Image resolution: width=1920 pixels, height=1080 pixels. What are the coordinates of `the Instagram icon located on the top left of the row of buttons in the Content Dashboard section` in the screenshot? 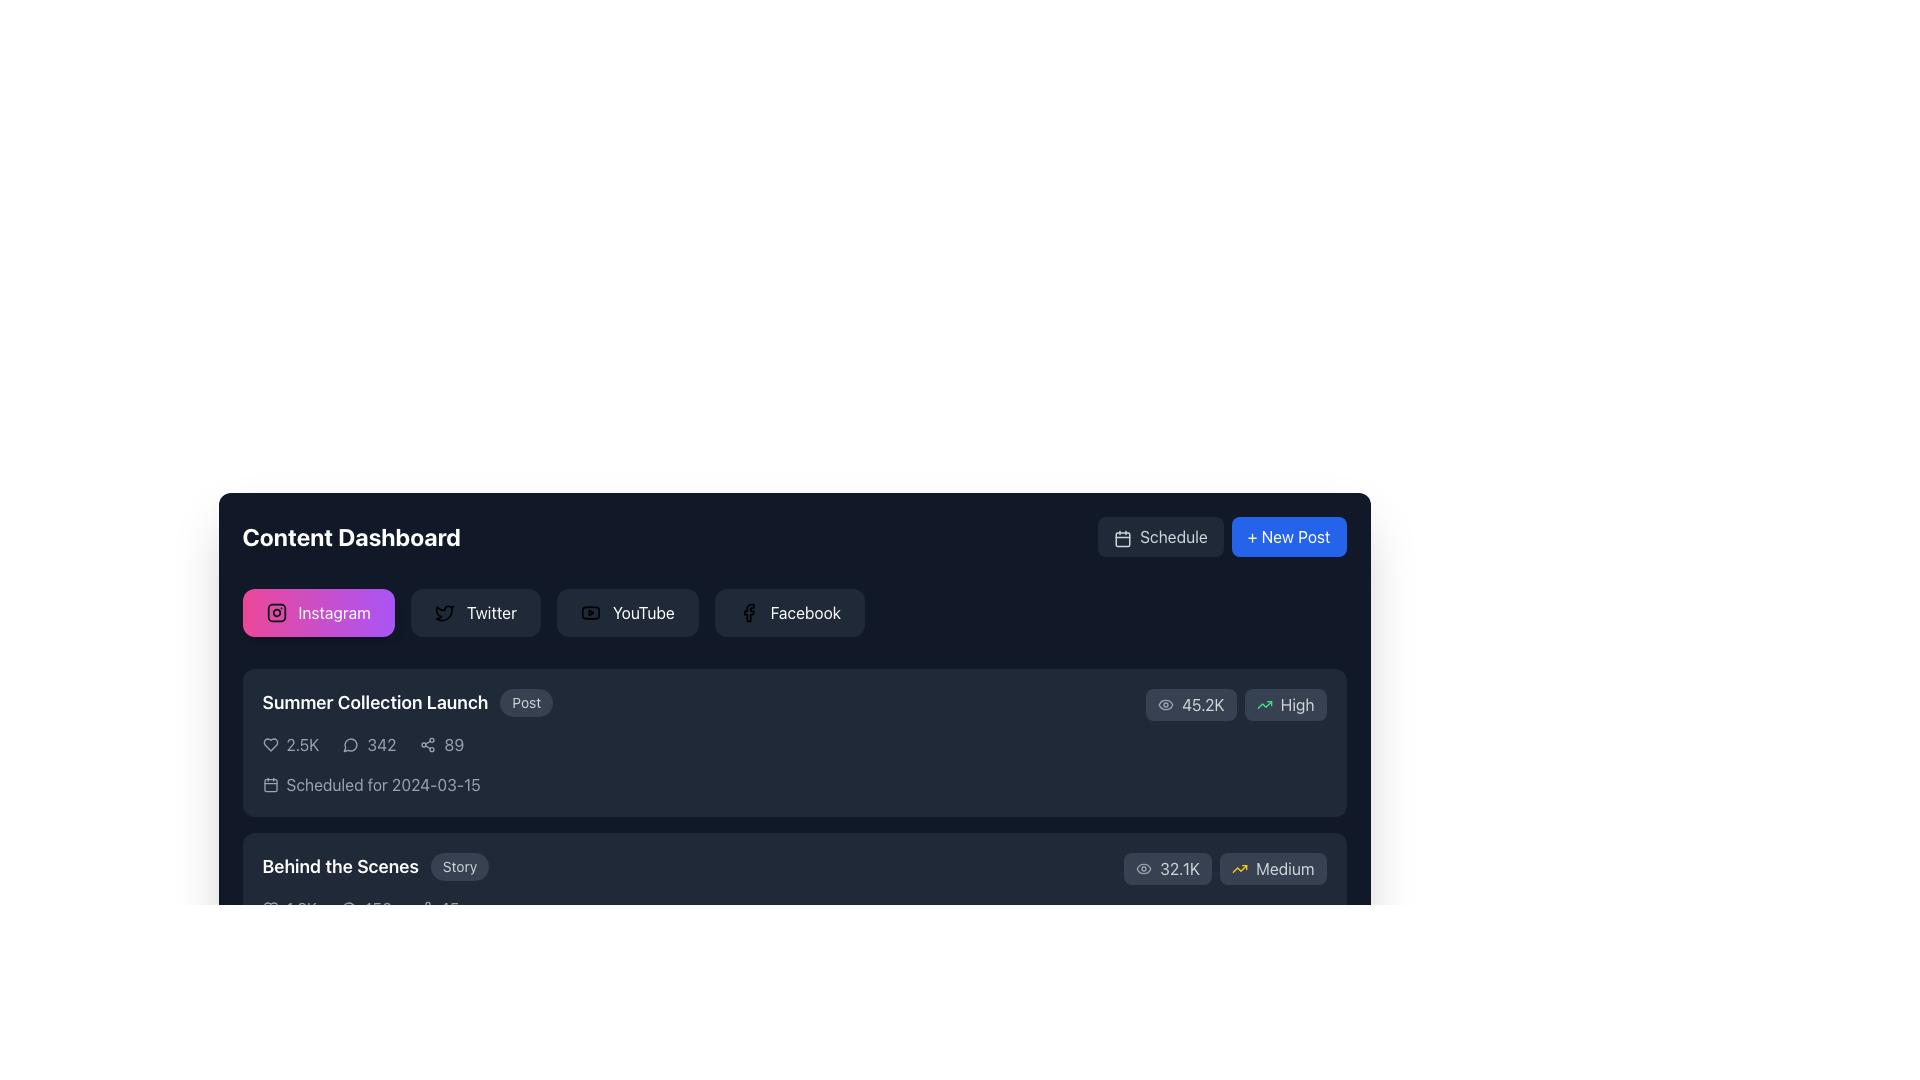 It's located at (275, 612).